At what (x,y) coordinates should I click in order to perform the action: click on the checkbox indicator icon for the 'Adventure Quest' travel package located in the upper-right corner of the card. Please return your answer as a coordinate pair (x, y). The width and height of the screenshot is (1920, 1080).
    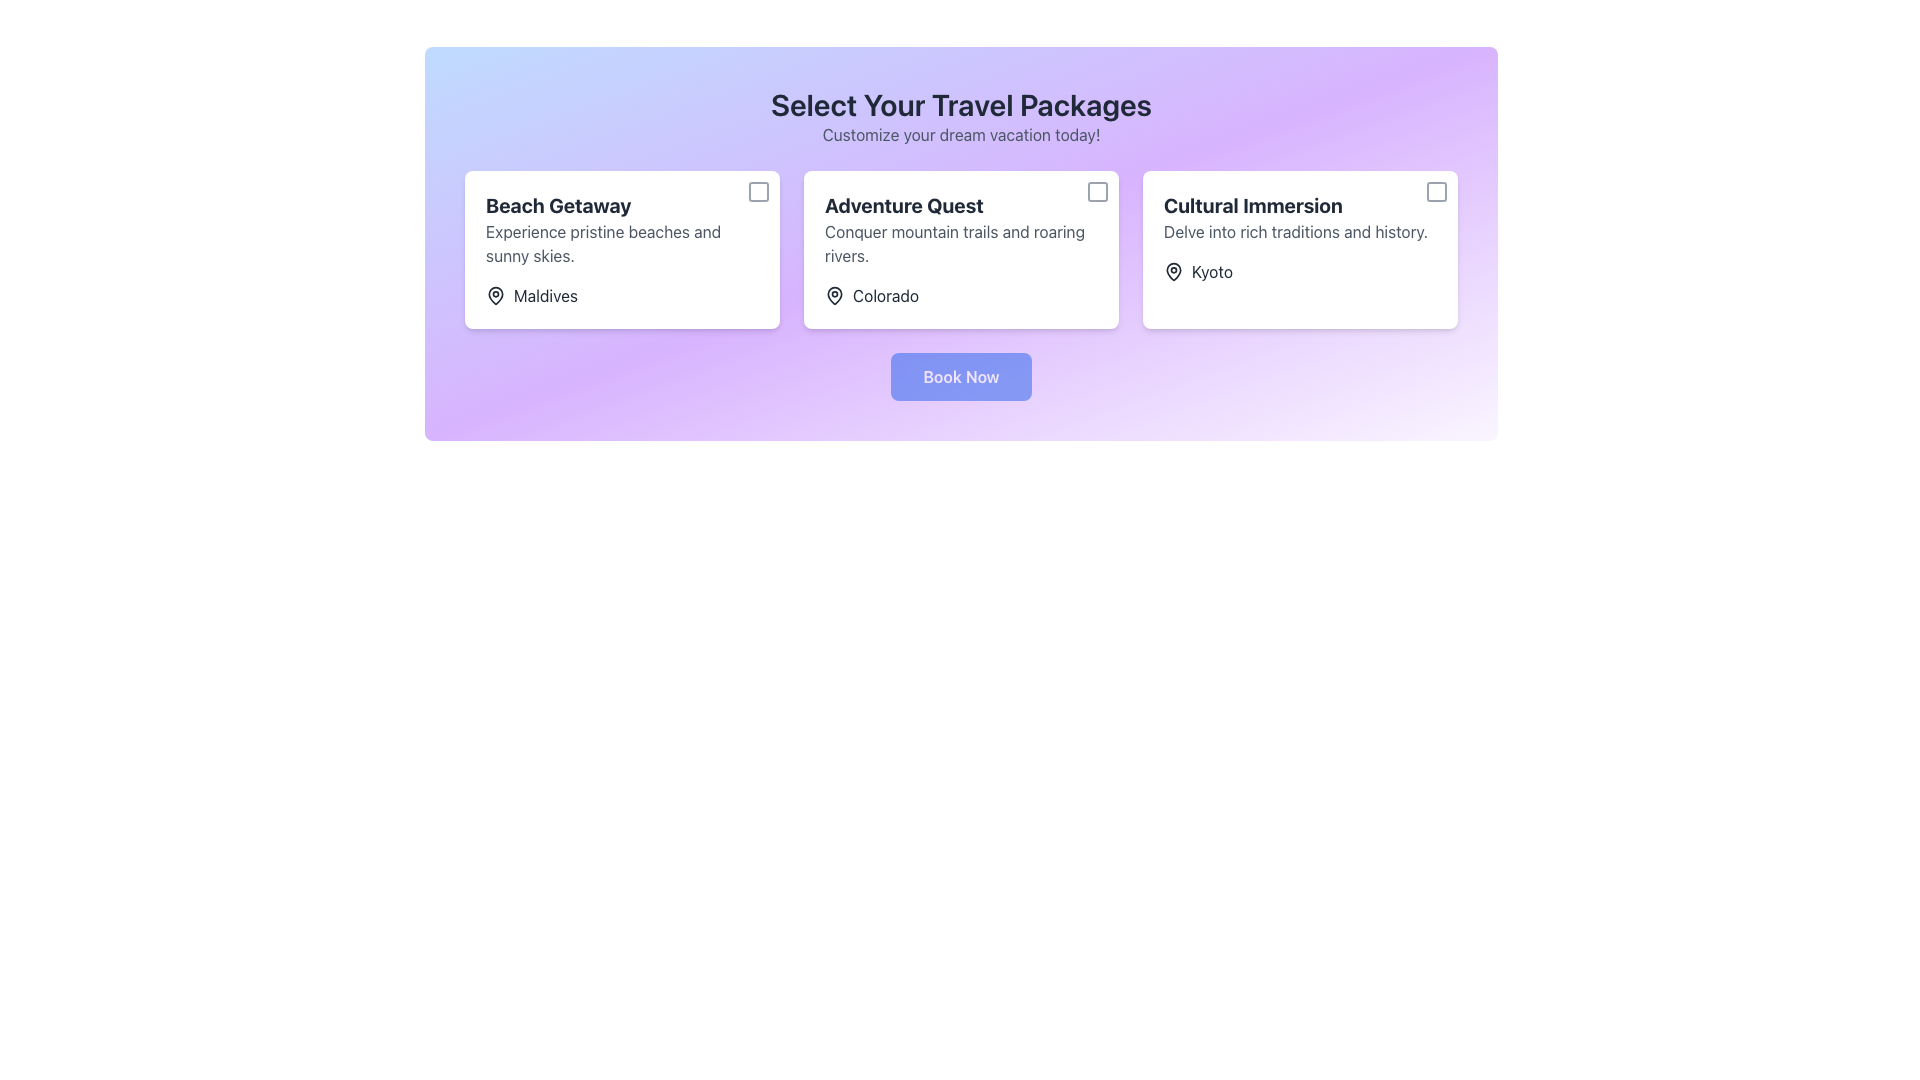
    Looking at the image, I should click on (1097, 192).